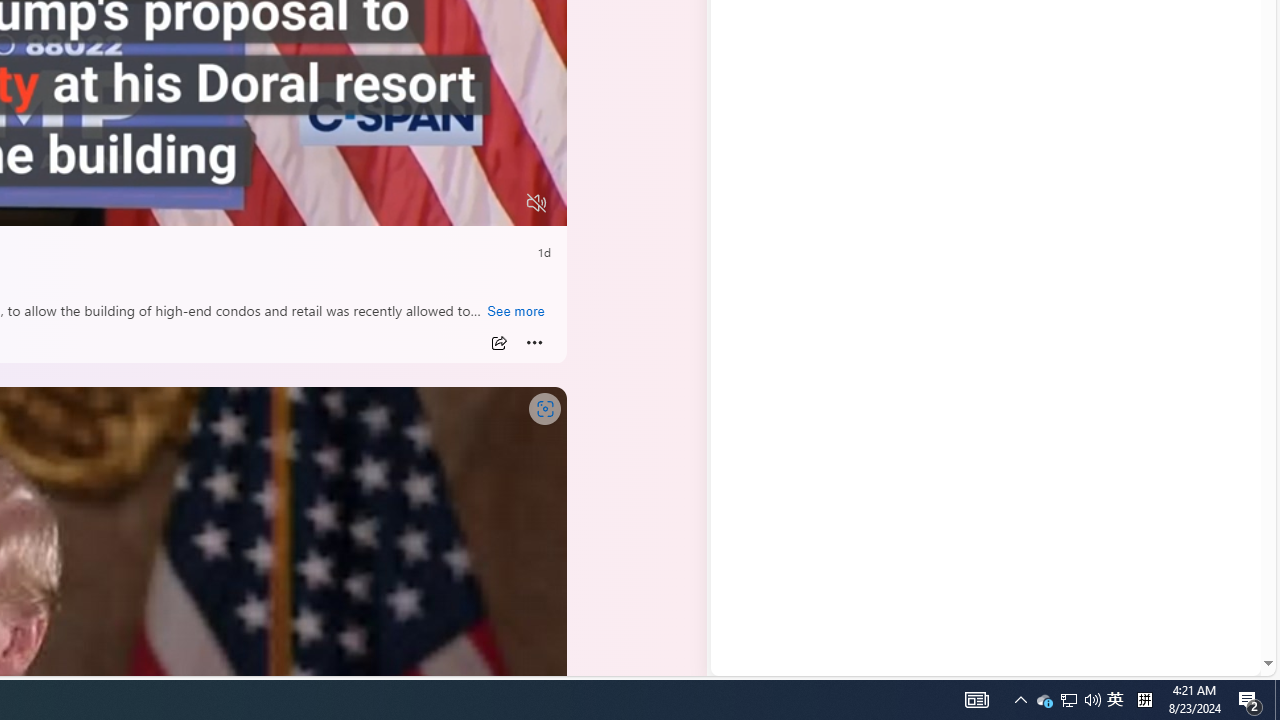 This screenshot has height=720, width=1280. What do you see at coordinates (536, 203) in the screenshot?
I see `'Unmute'` at bounding box center [536, 203].